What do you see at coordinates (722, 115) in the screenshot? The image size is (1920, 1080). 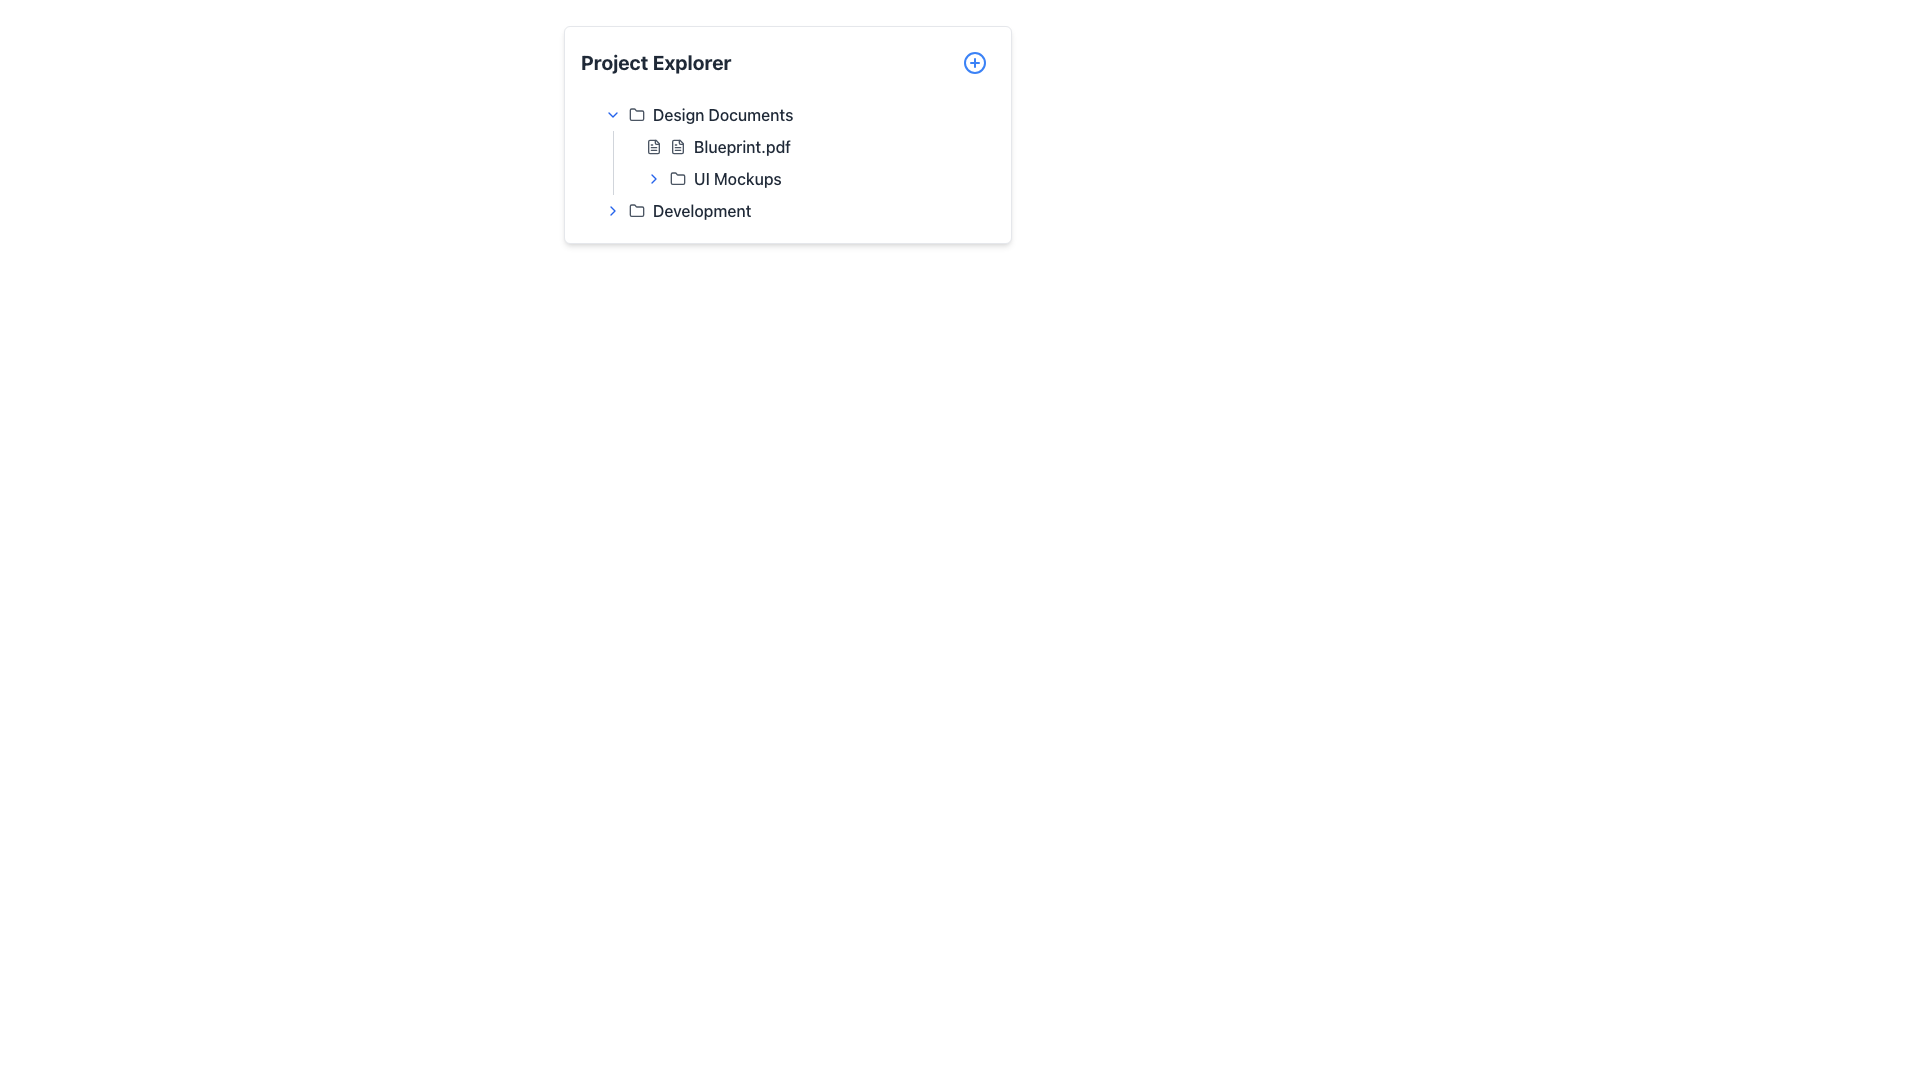 I see `the text label "Design Documents" which is styled in gray and located in the Project Explorer tree view, positioned to the right of a folder icon and beneath an expand/collapse arrow` at bounding box center [722, 115].